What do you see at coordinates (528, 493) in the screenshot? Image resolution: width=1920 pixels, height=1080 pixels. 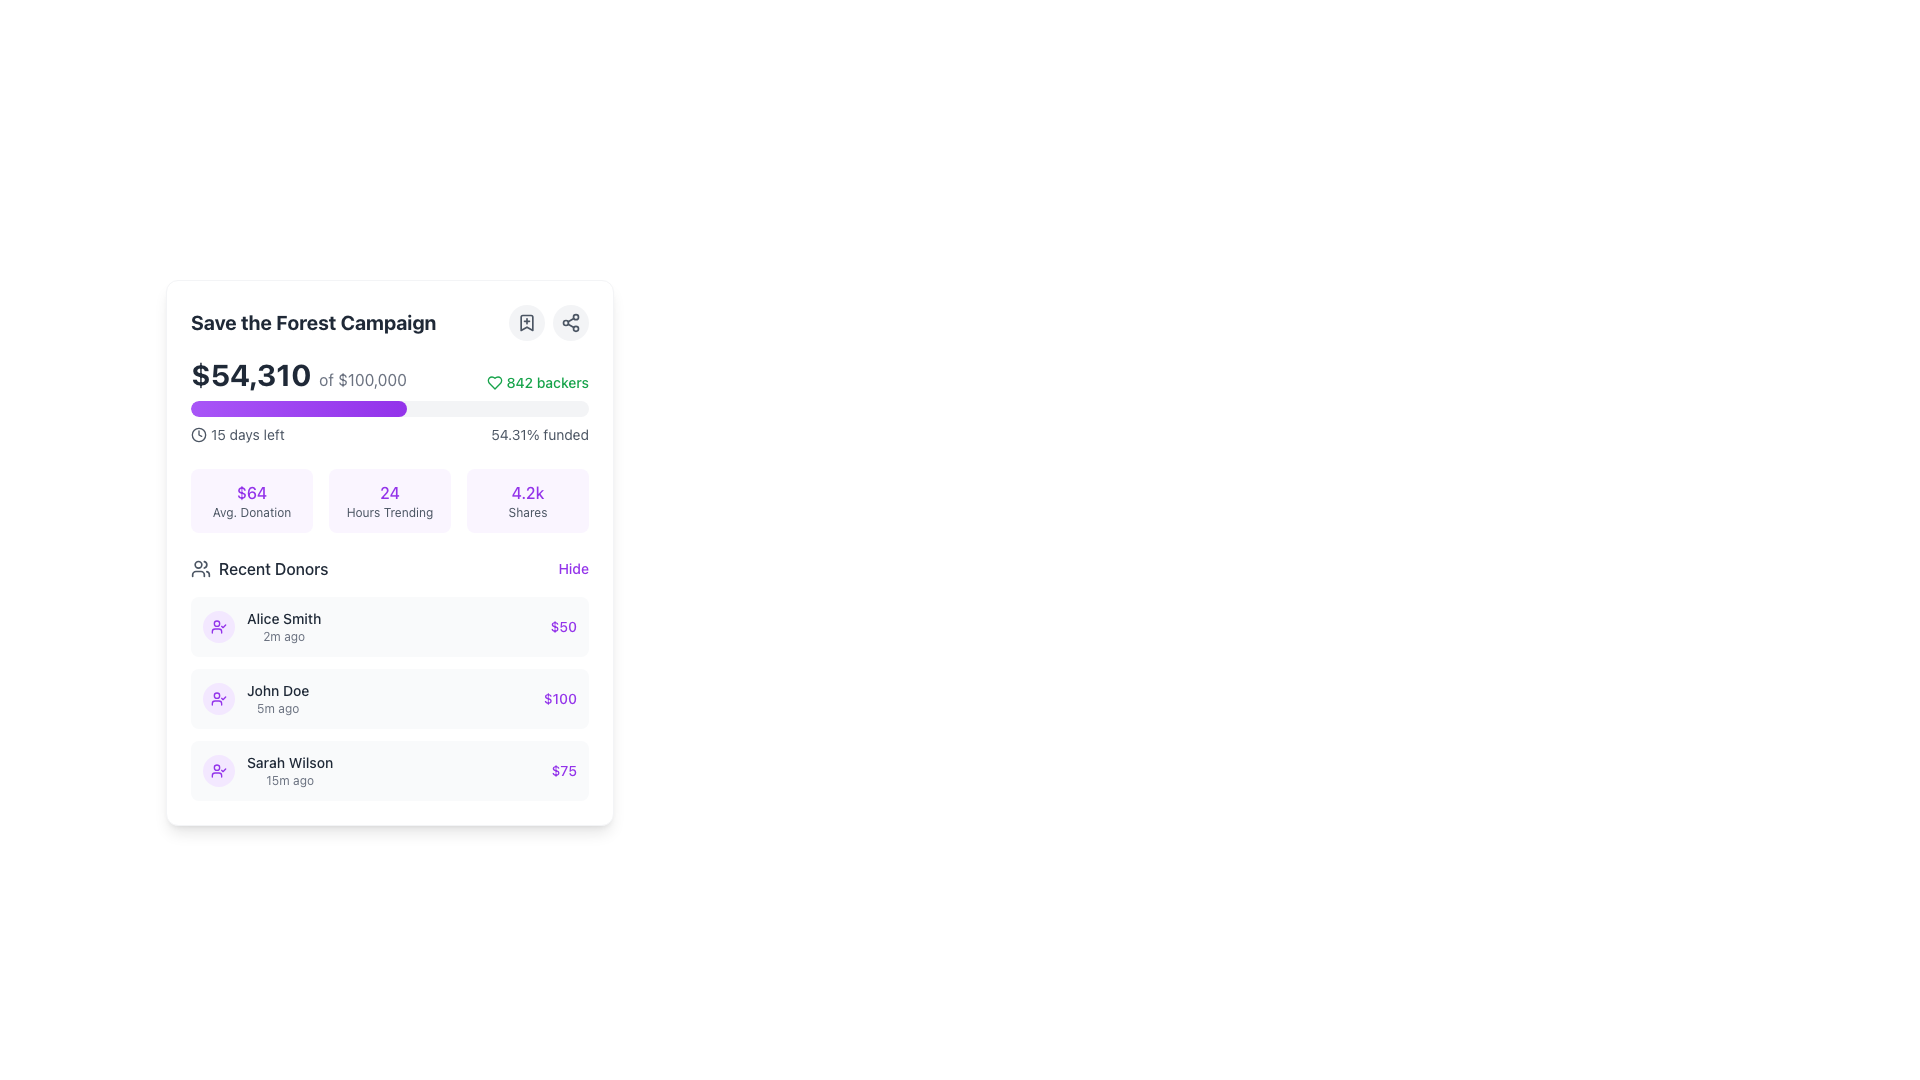 I see `value of the Label displaying '4.2k' in bold, purple font, located near the center-right of the status card, above the 'Shares' text` at bounding box center [528, 493].